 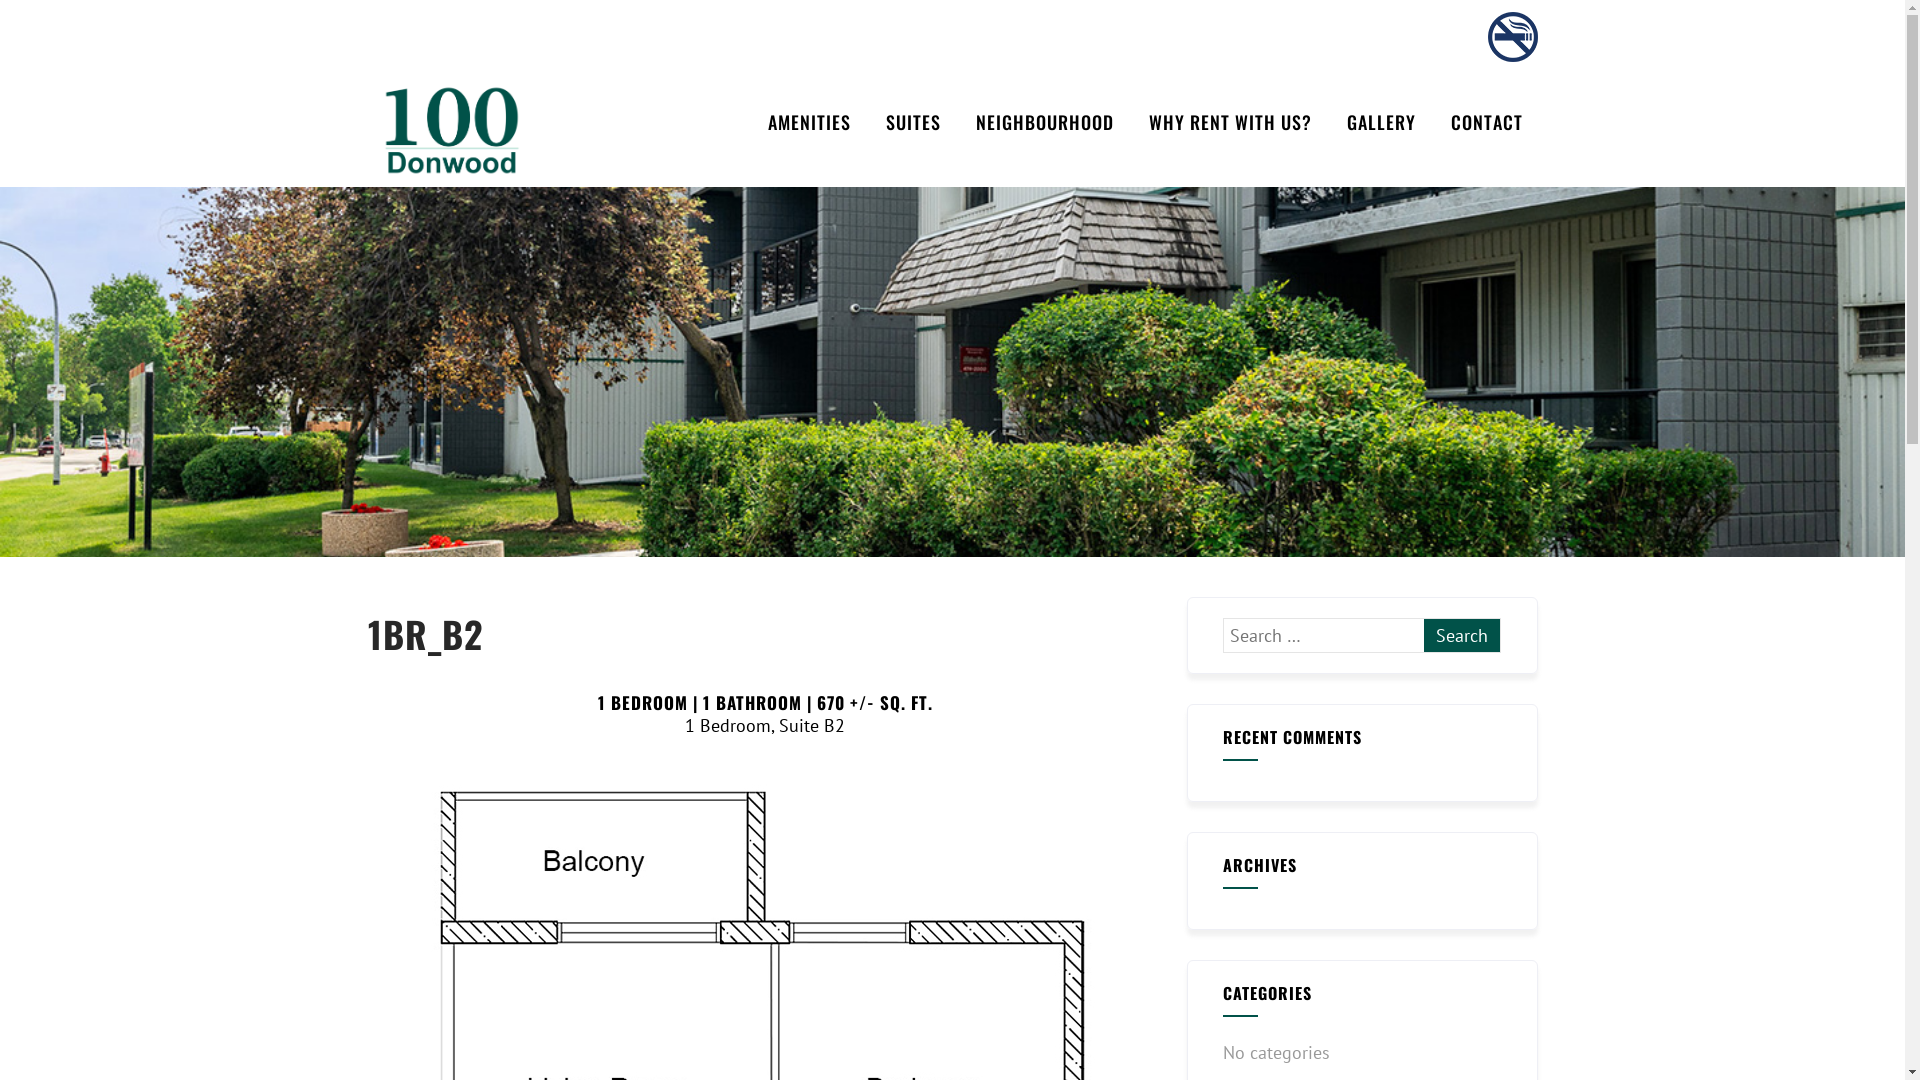 I want to click on 'WHY RENT WITH US?', so click(x=1229, y=122).